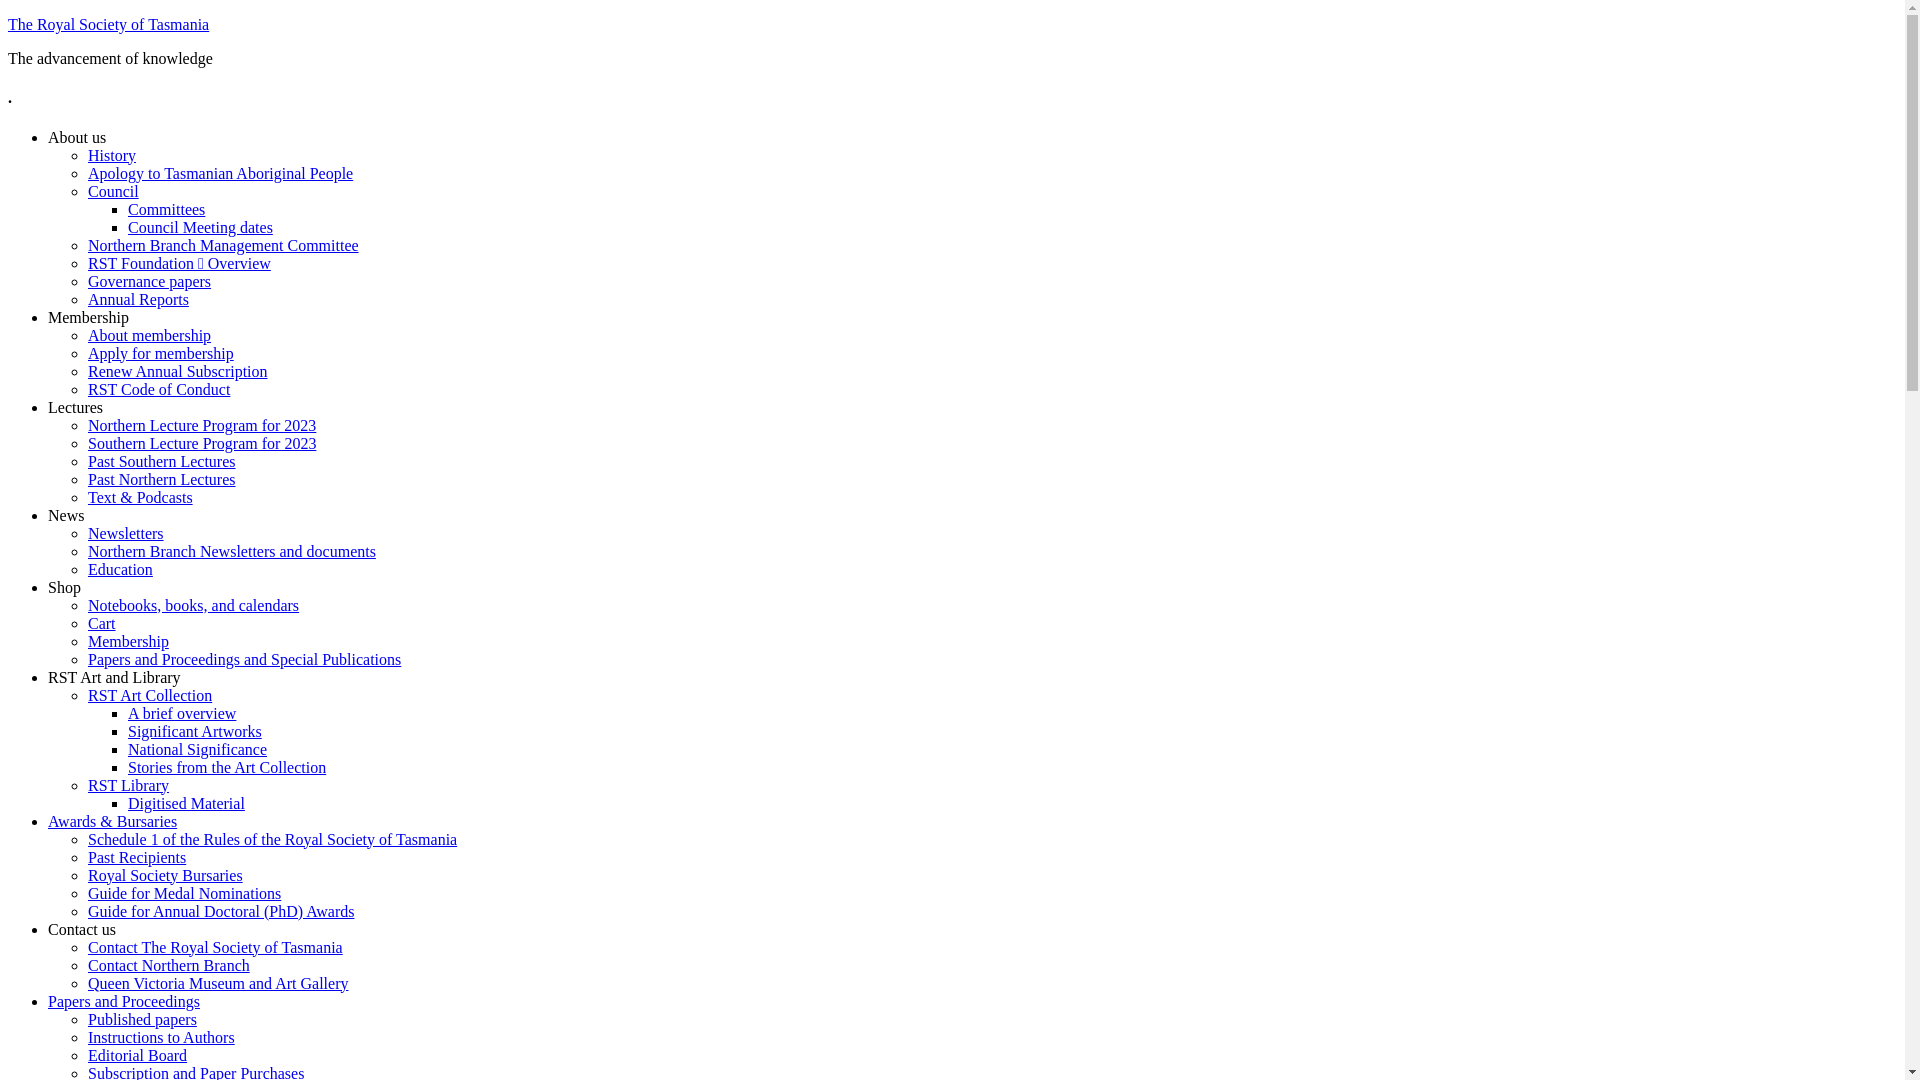 The width and height of the screenshot is (1920, 1080). I want to click on 'A brief overview', so click(127, 712).